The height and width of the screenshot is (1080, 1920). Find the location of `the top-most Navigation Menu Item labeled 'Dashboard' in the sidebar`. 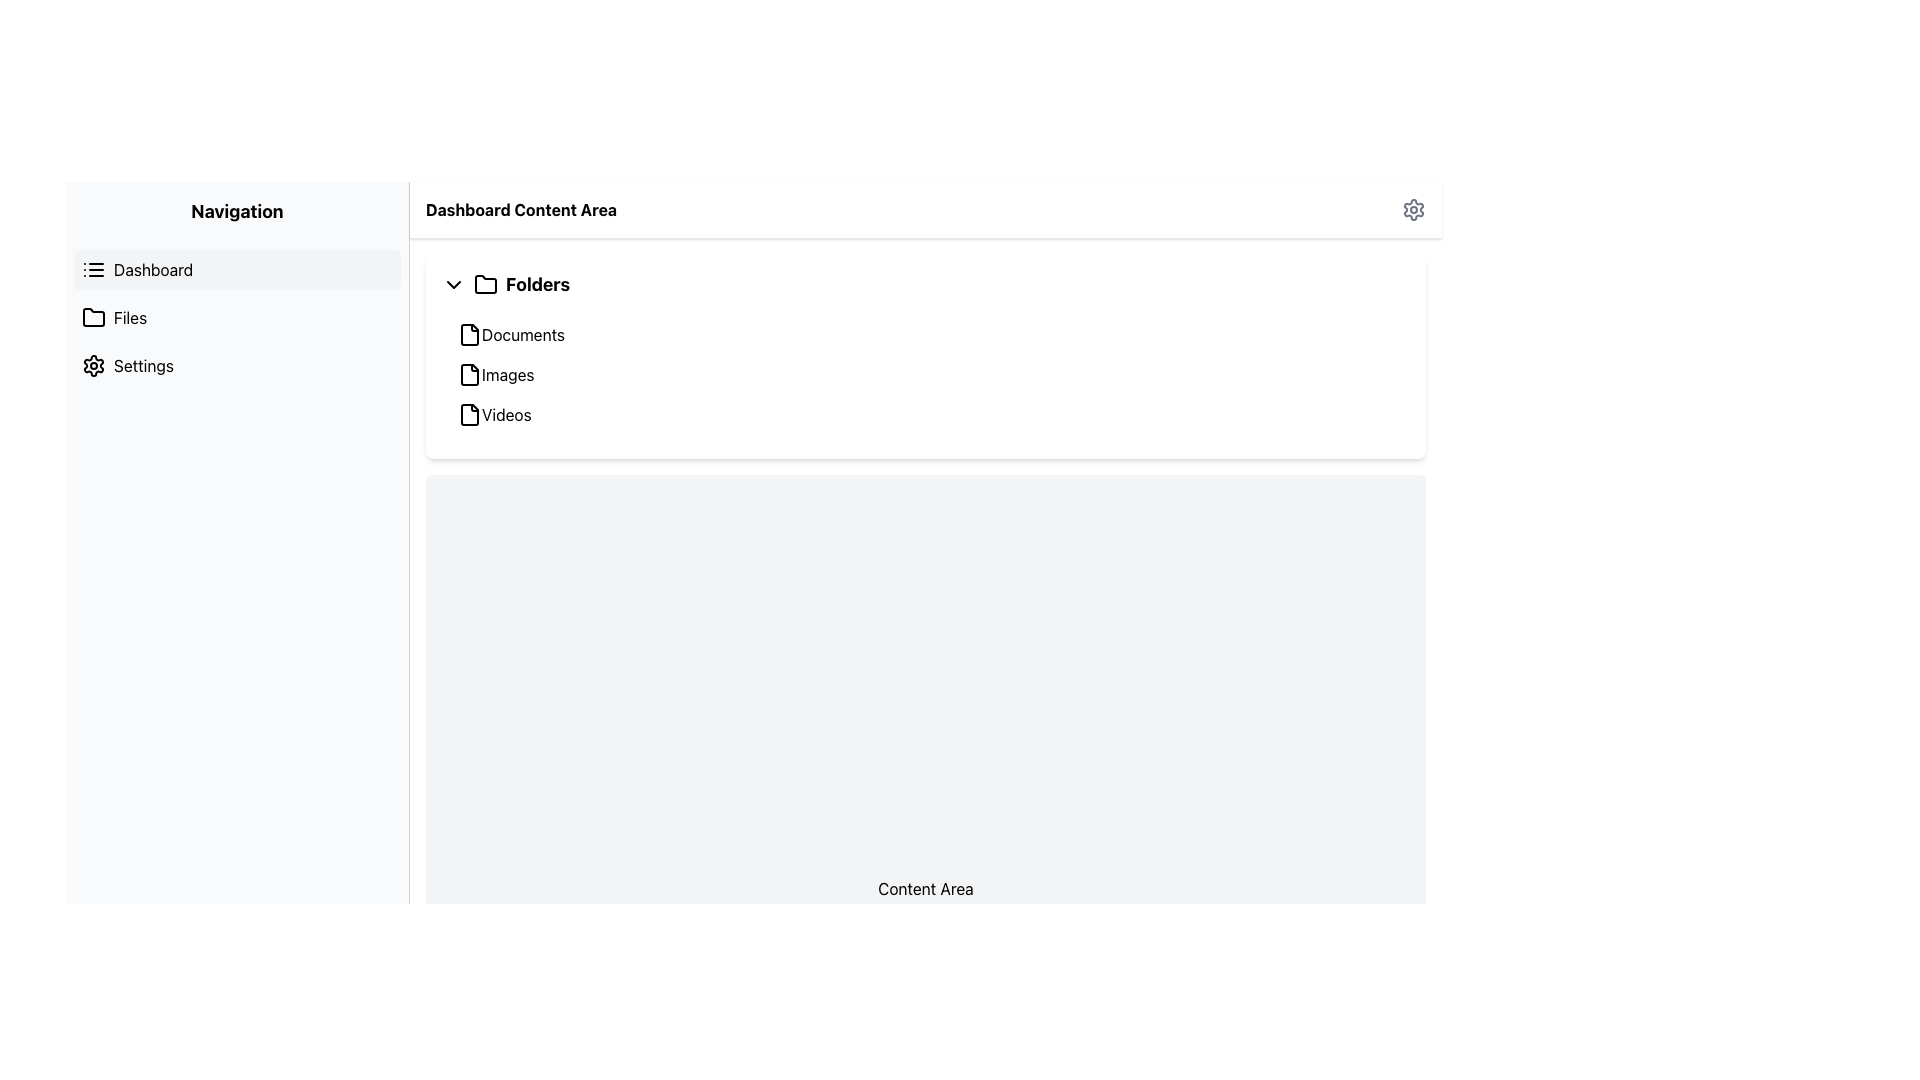

the top-most Navigation Menu Item labeled 'Dashboard' in the sidebar is located at coordinates (237, 270).